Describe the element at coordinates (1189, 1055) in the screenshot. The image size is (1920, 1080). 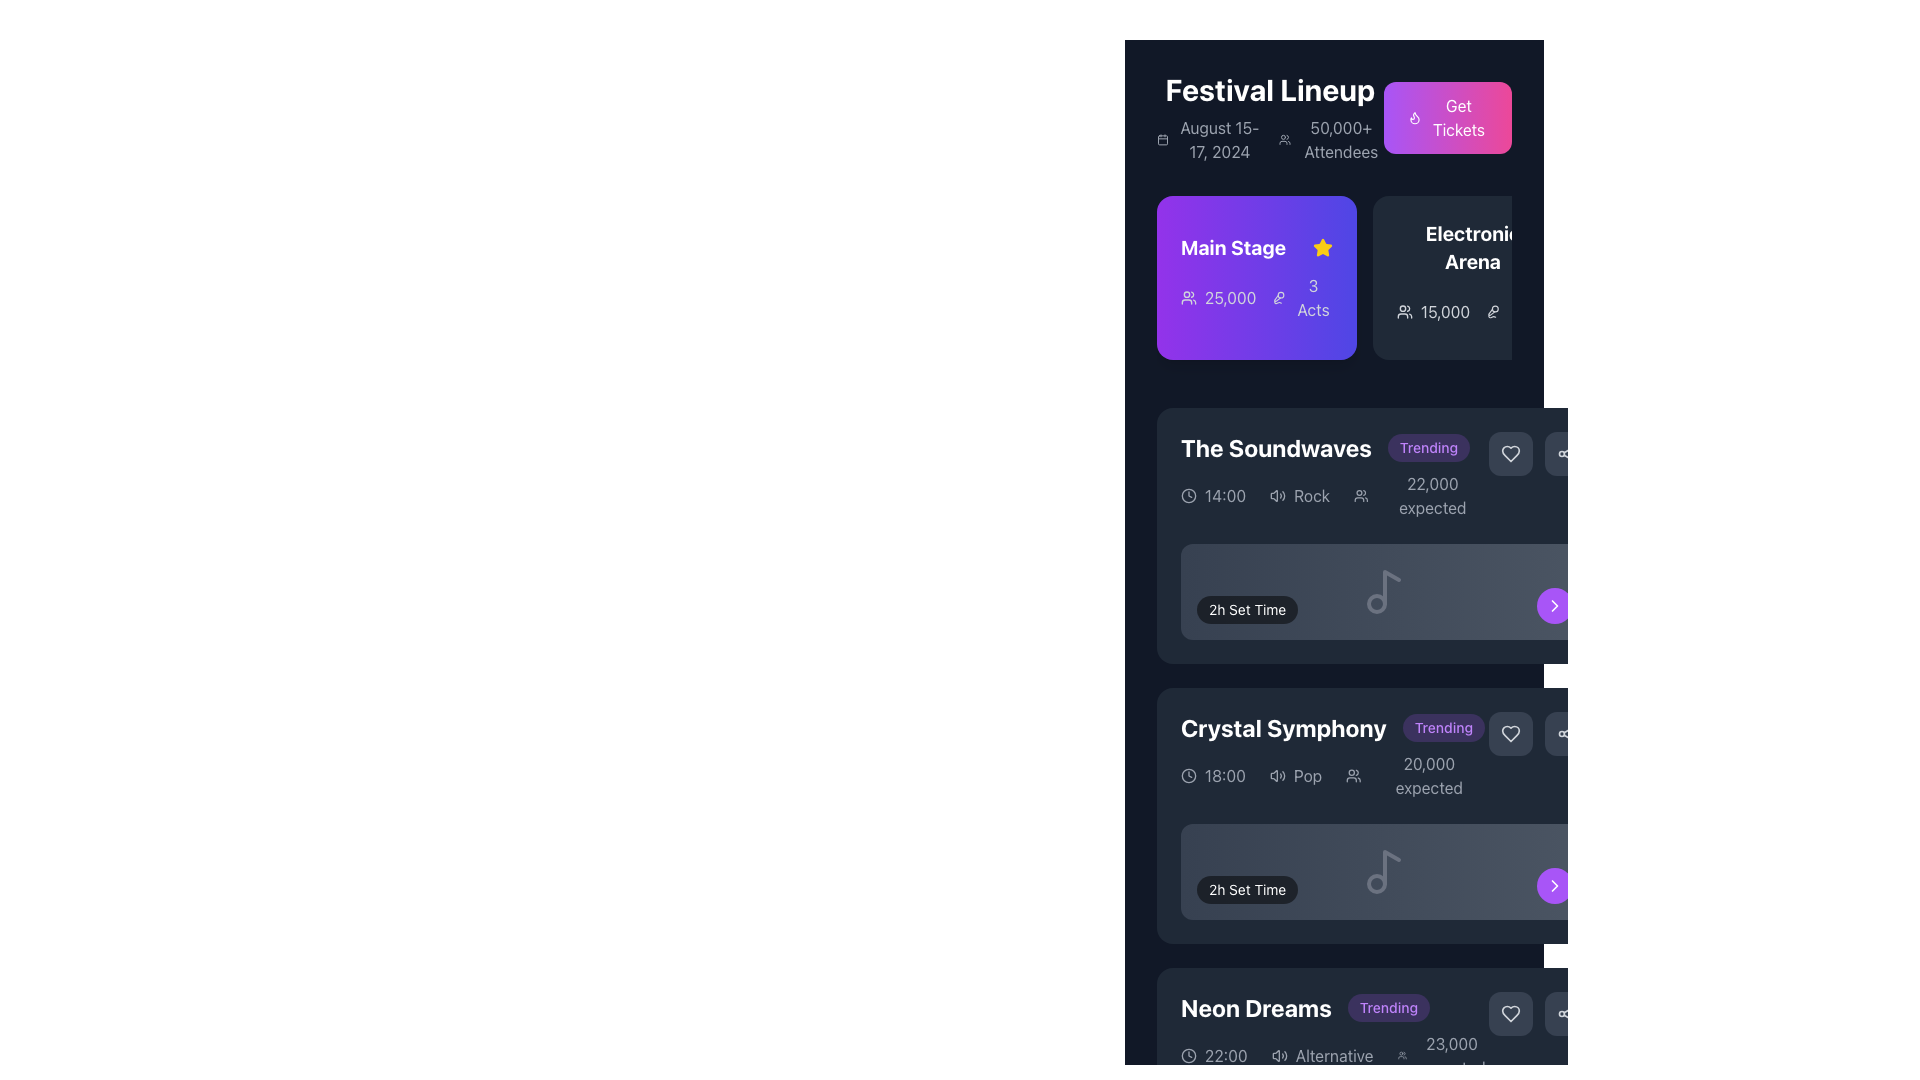
I see `the time icon located in the 'Neon Dreams' section, which is positioned to the left of the displayed time '22:00'` at that location.